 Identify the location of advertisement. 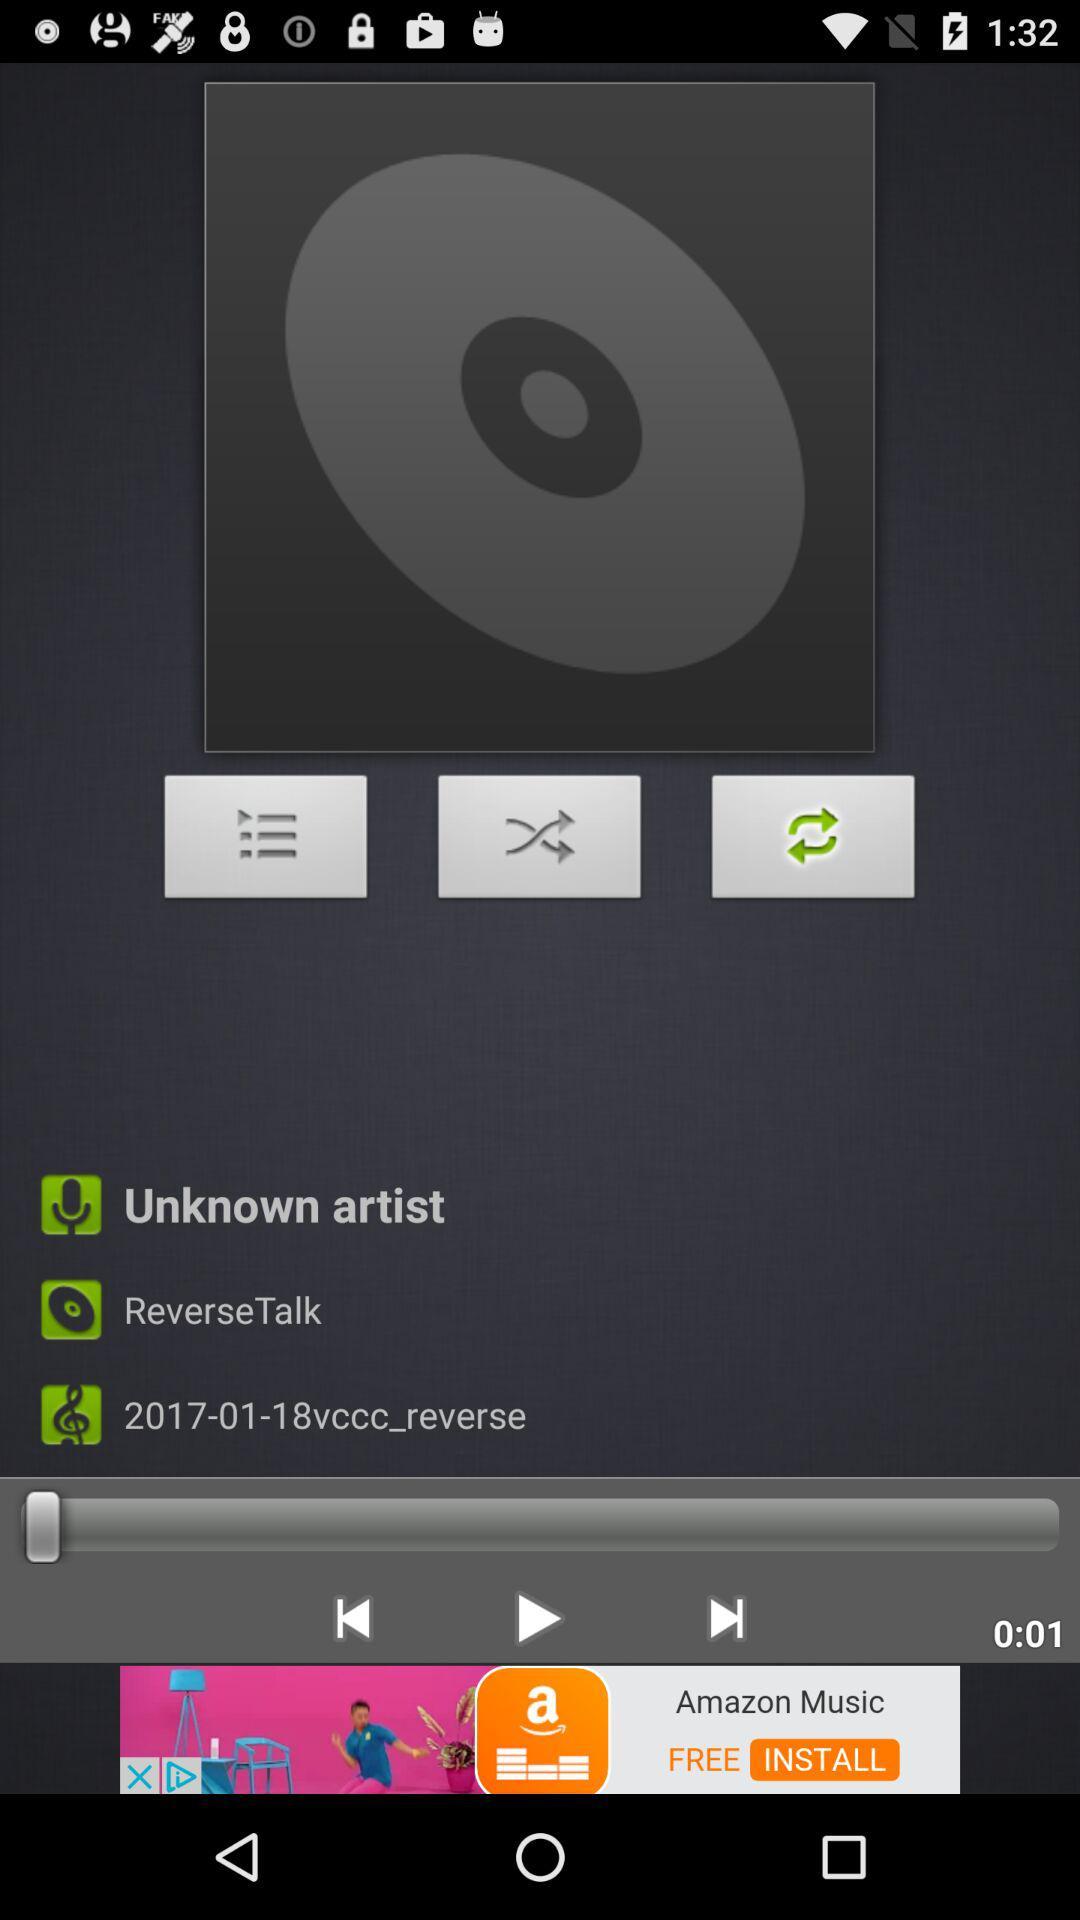
(540, 1727).